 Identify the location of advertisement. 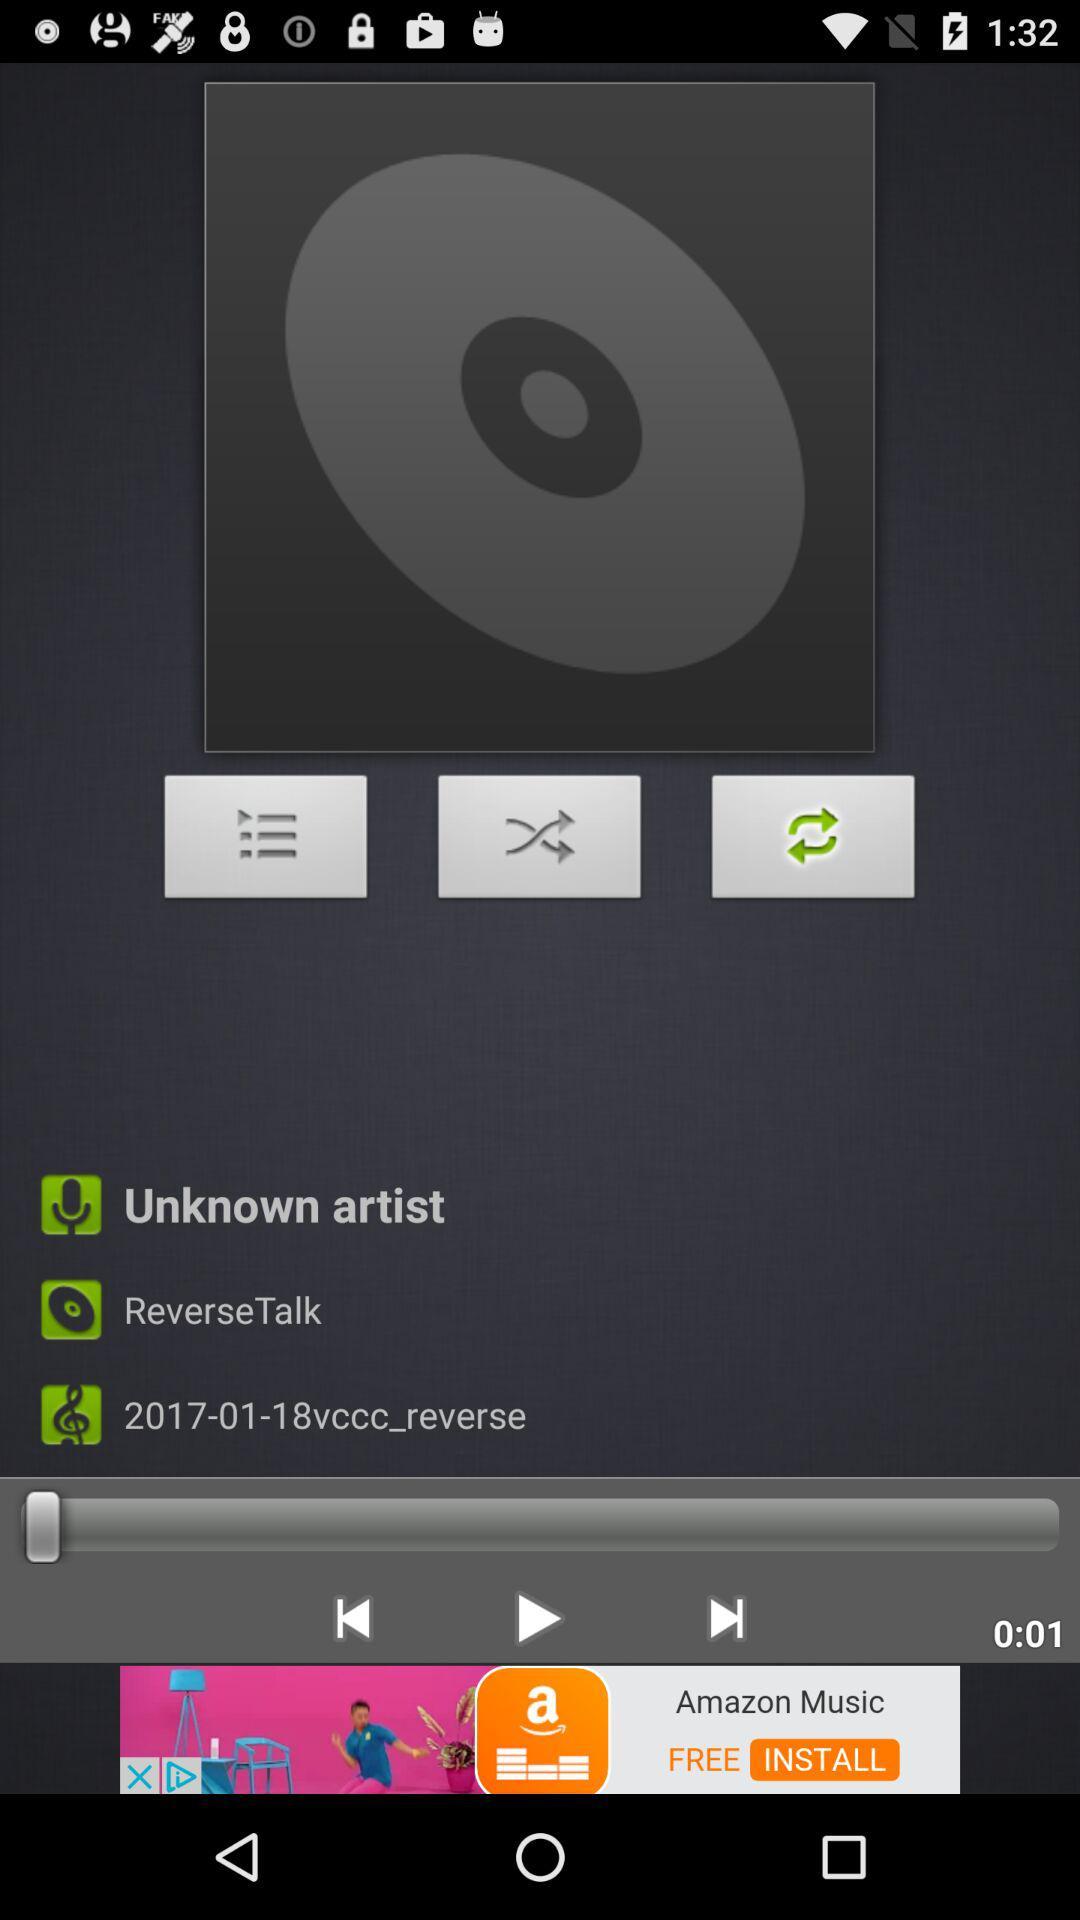
(540, 1727).